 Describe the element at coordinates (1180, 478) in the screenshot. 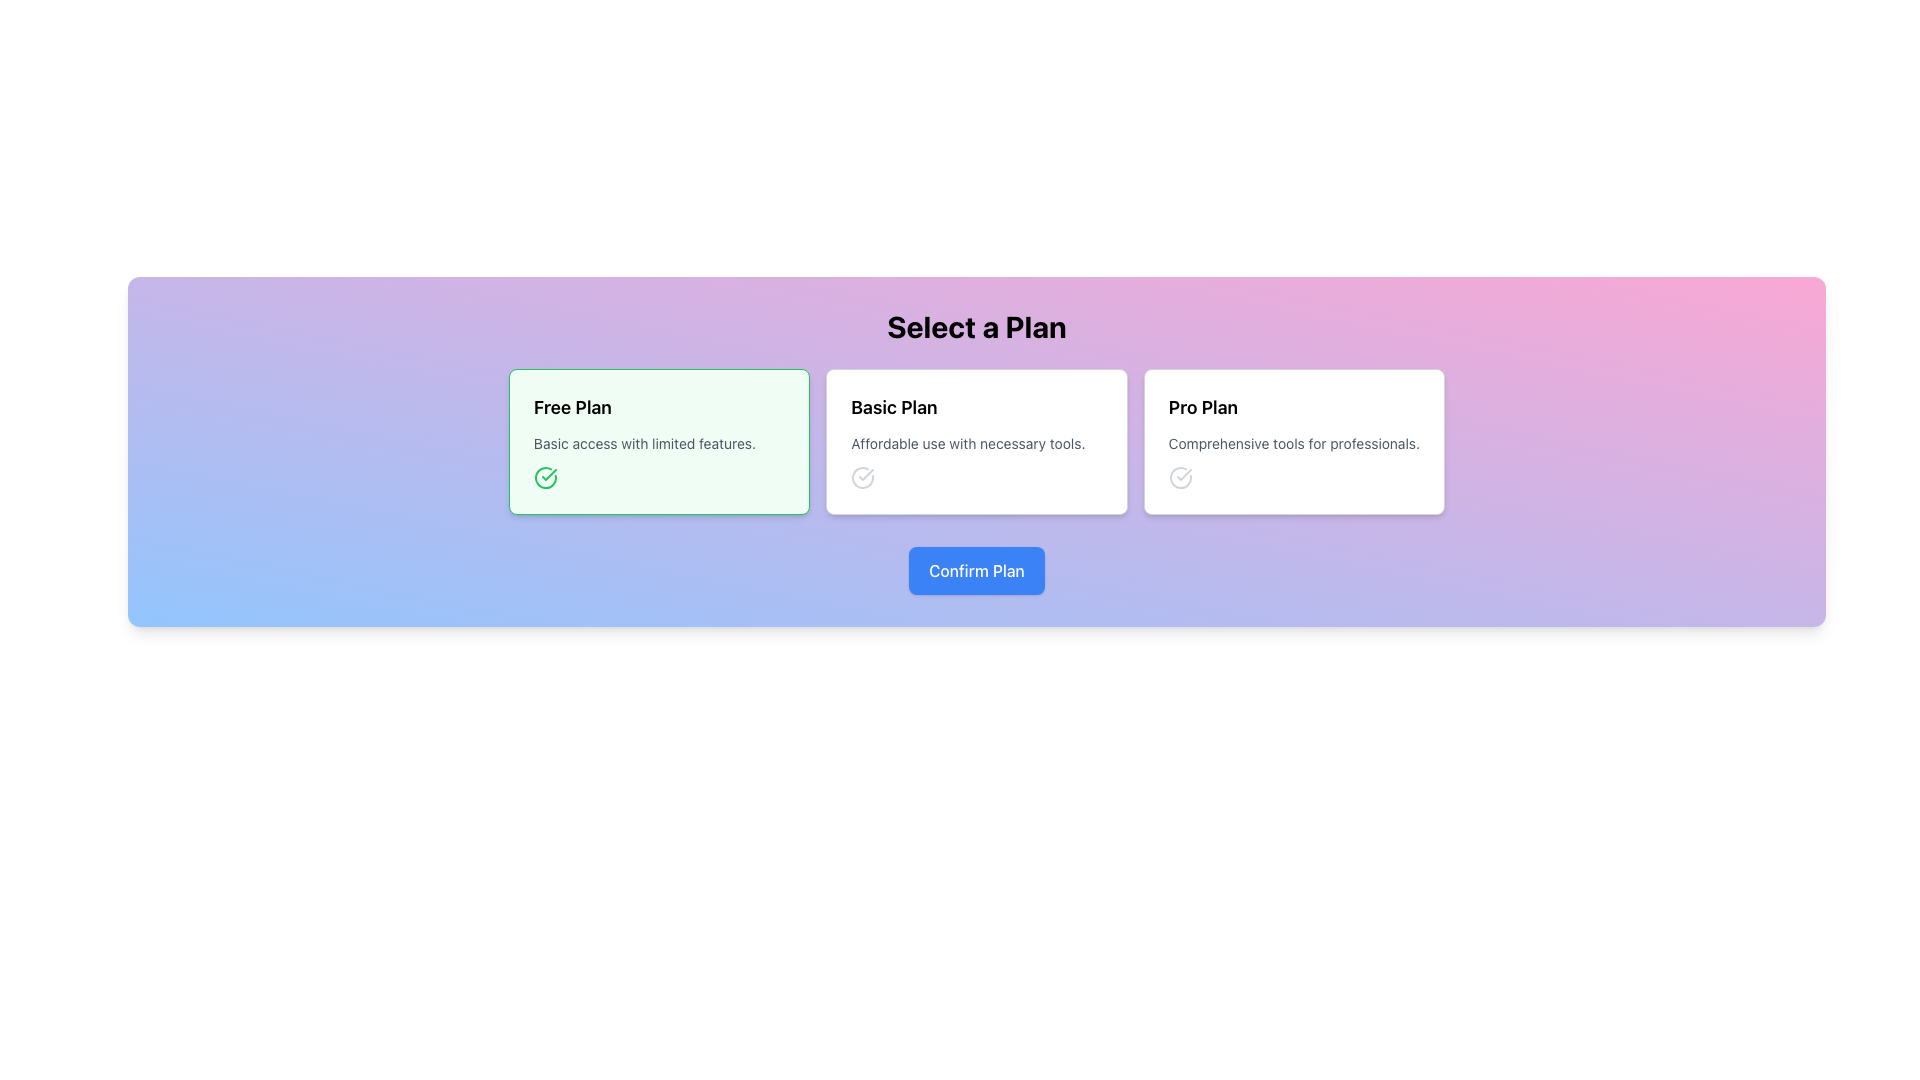

I see `the icon located at the bottom-right area of the 'Pro Plan' card, indicating availability or selection associated with the Pro Plan` at that location.